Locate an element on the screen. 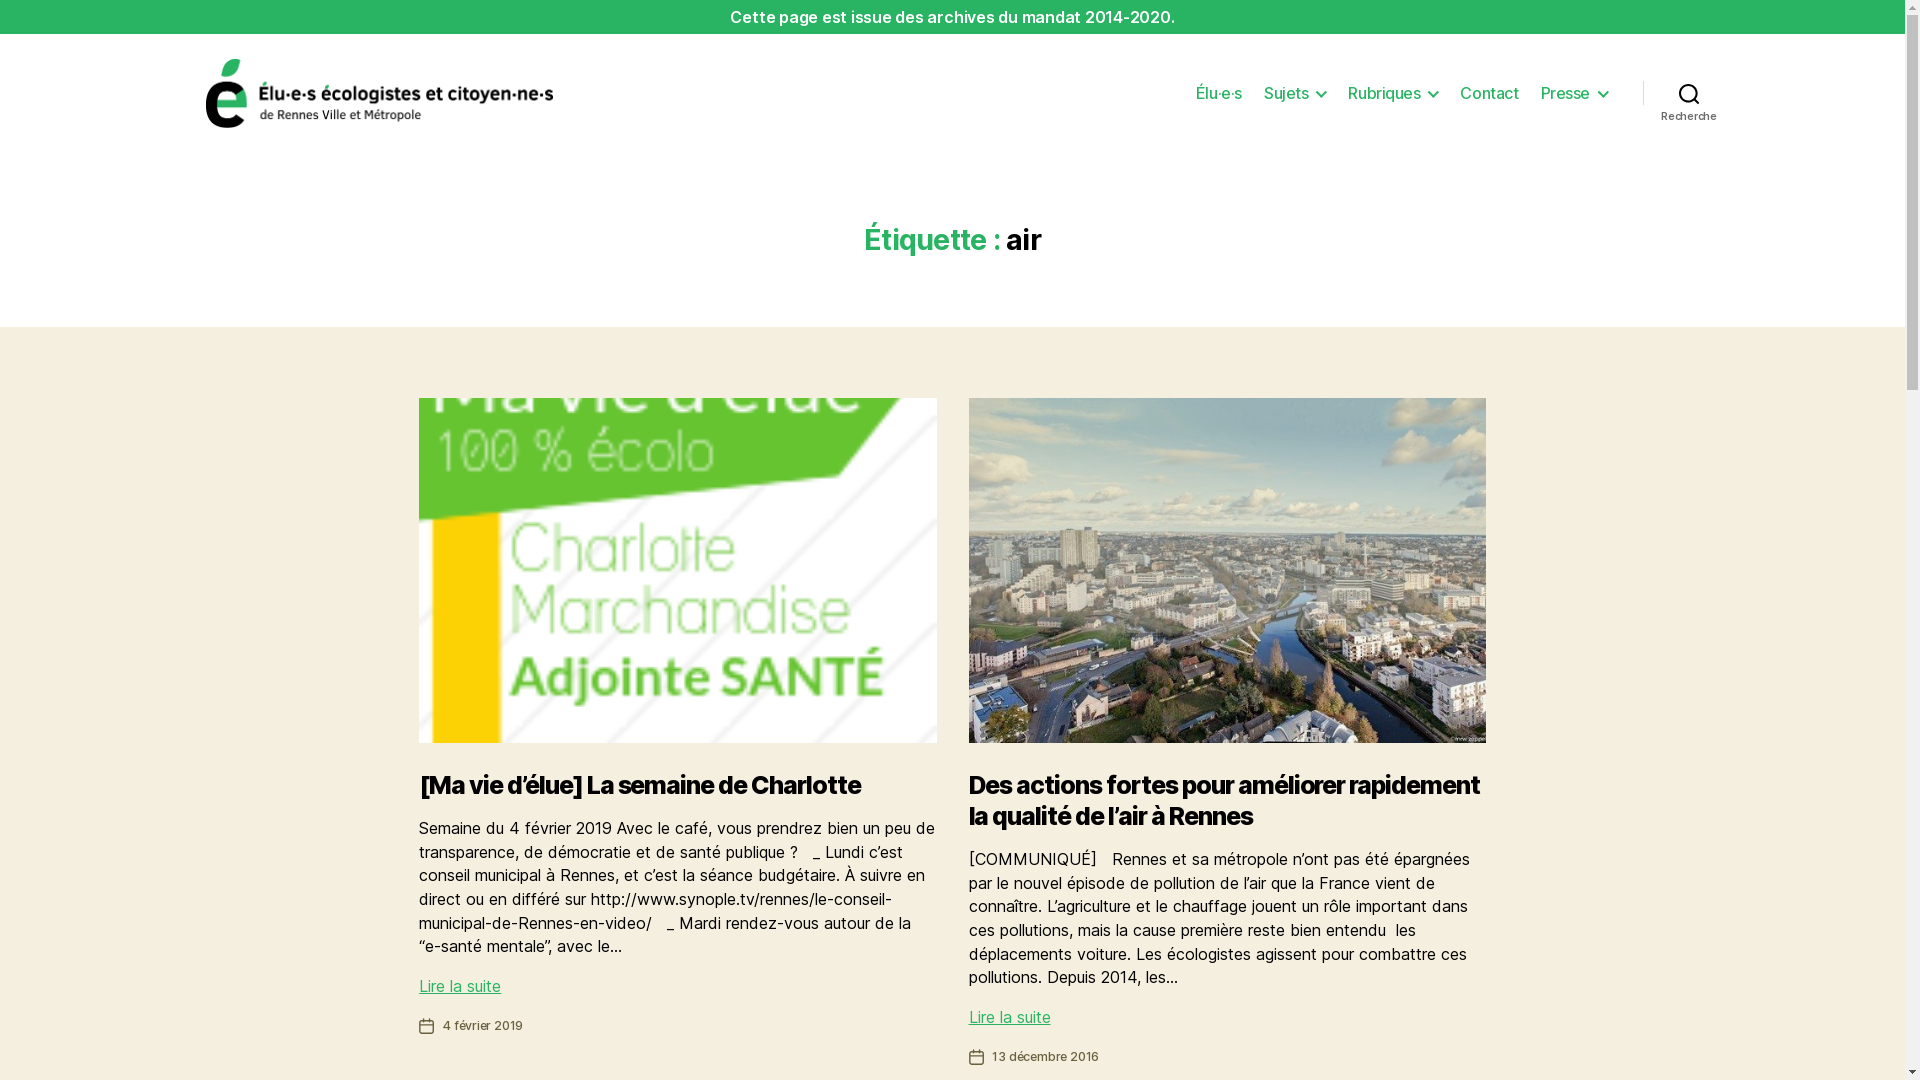 The height and width of the screenshot is (1080, 1920). 'Sujets' is located at coordinates (1295, 93).